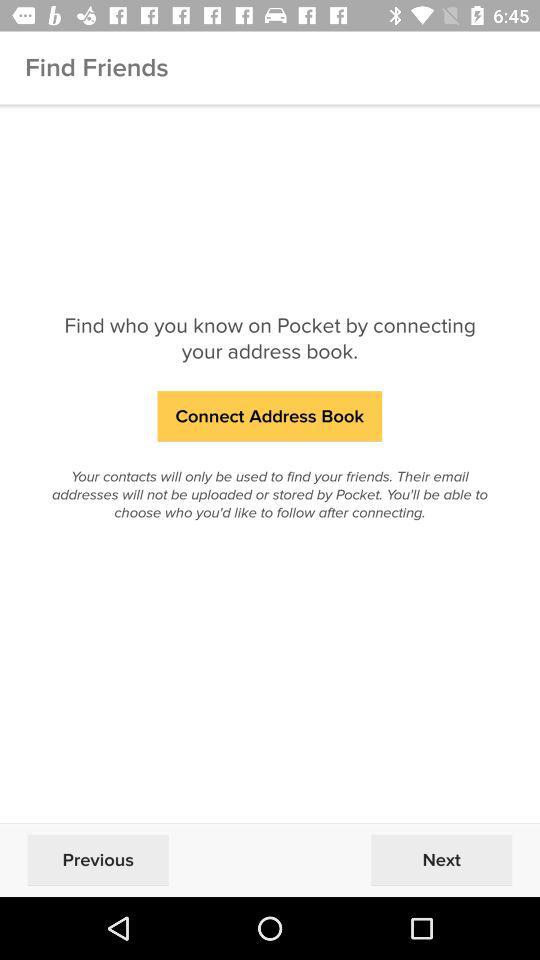  What do you see at coordinates (441, 859) in the screenshot?
I see `the next at the bottom right corner` at bounding box center [441, 859].